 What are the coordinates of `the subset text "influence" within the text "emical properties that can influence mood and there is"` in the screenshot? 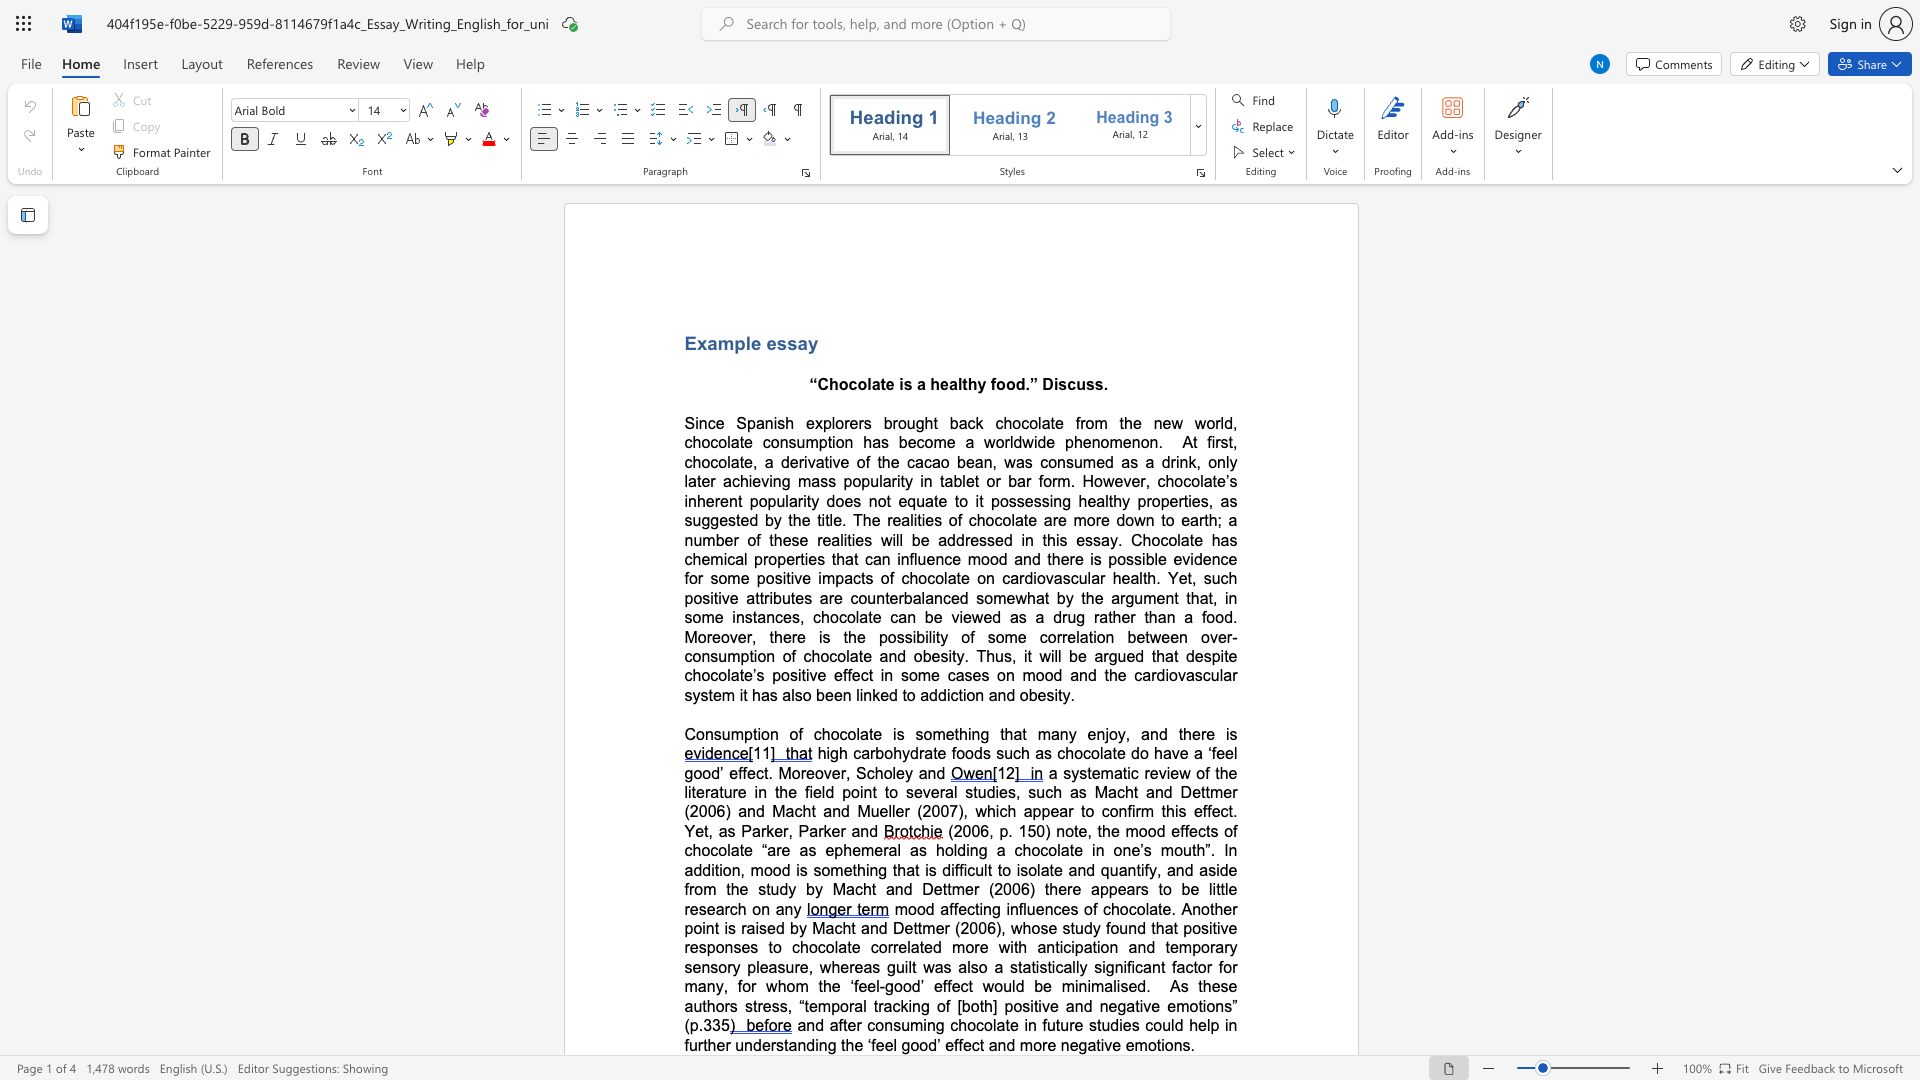 It's located at (896, 559).